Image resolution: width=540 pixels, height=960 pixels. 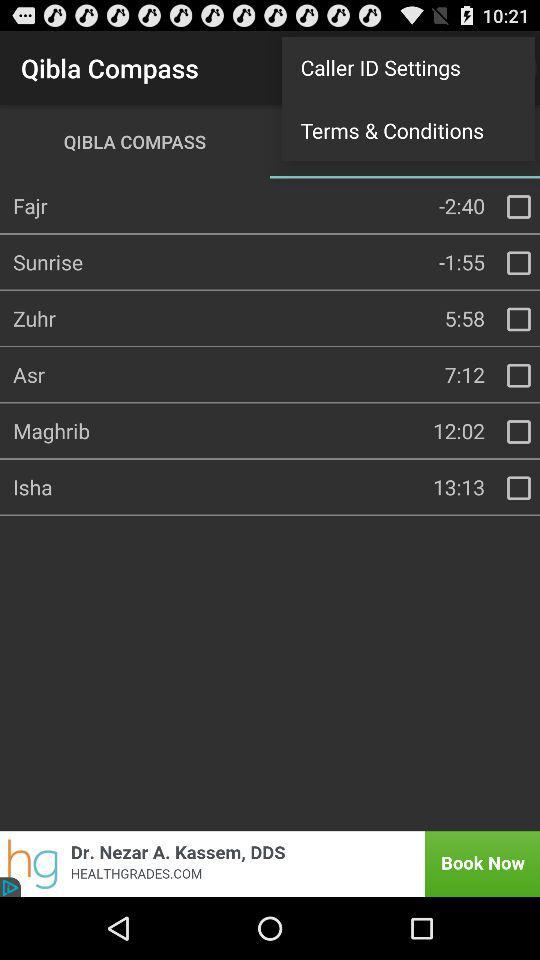 I want to click on button image, so click(x=270, y=863).